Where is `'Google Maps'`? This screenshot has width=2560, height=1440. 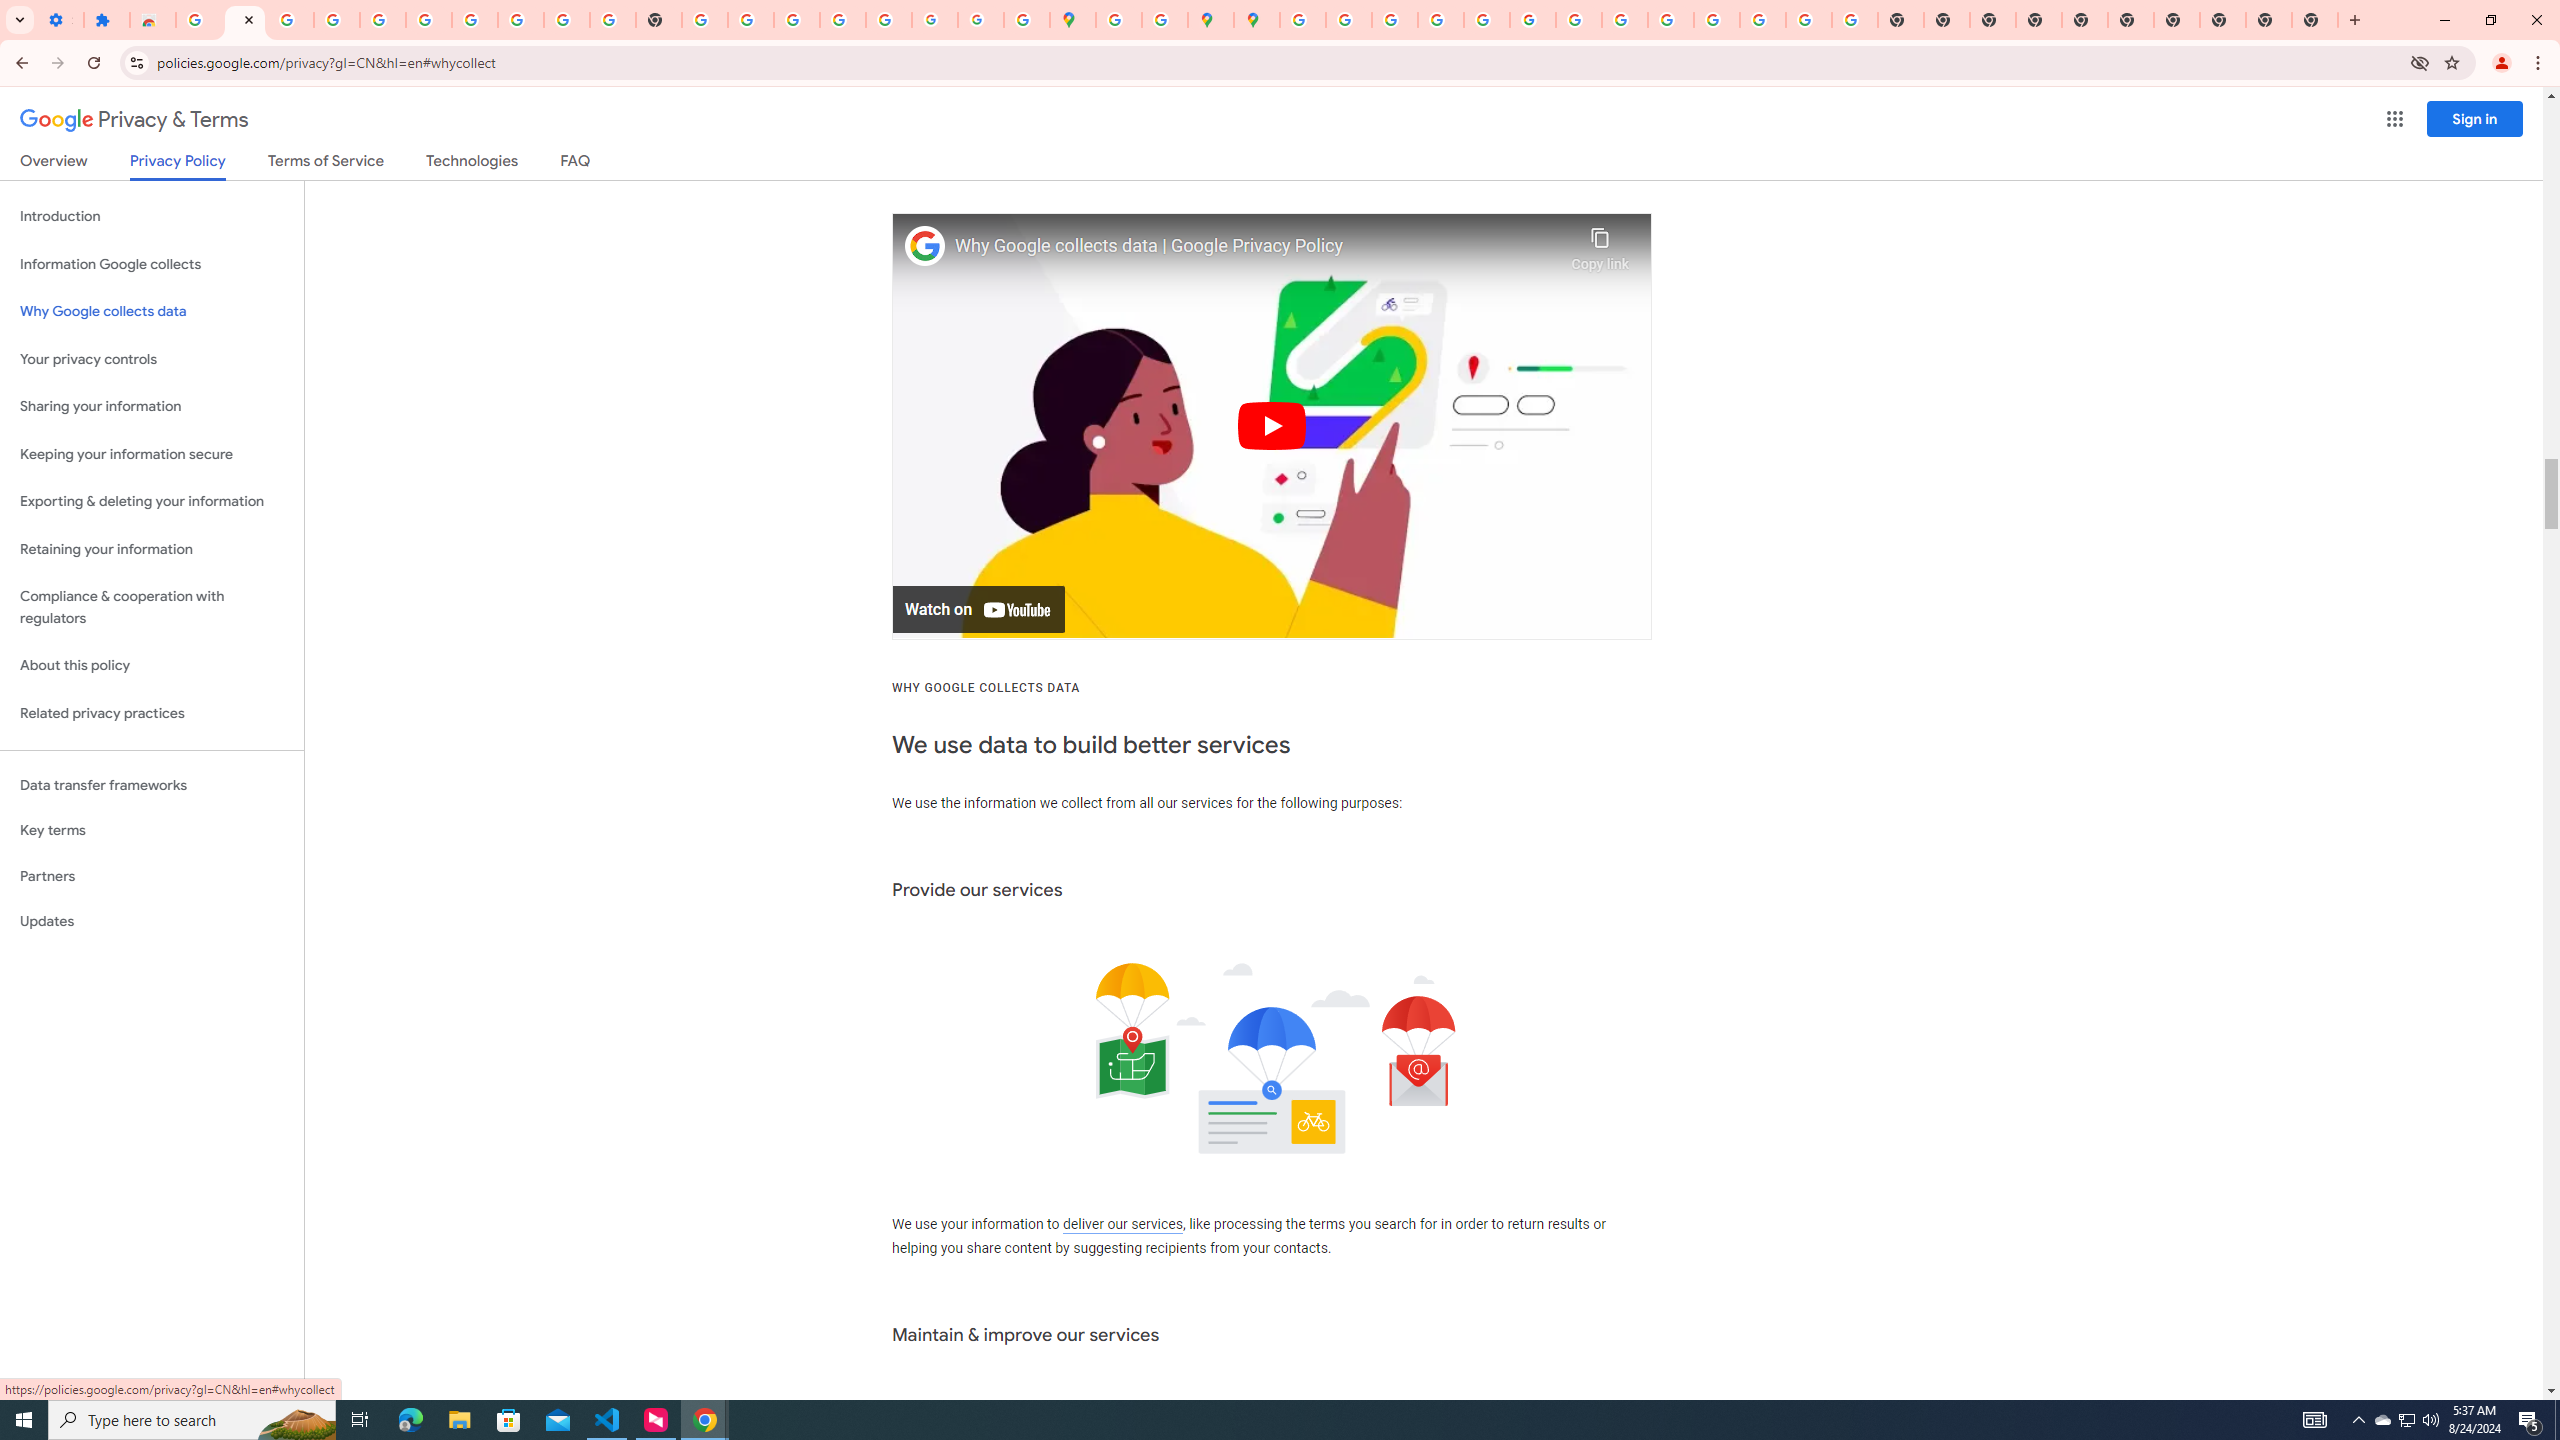
'Google Maps' is located at coordinates (1072, 19).